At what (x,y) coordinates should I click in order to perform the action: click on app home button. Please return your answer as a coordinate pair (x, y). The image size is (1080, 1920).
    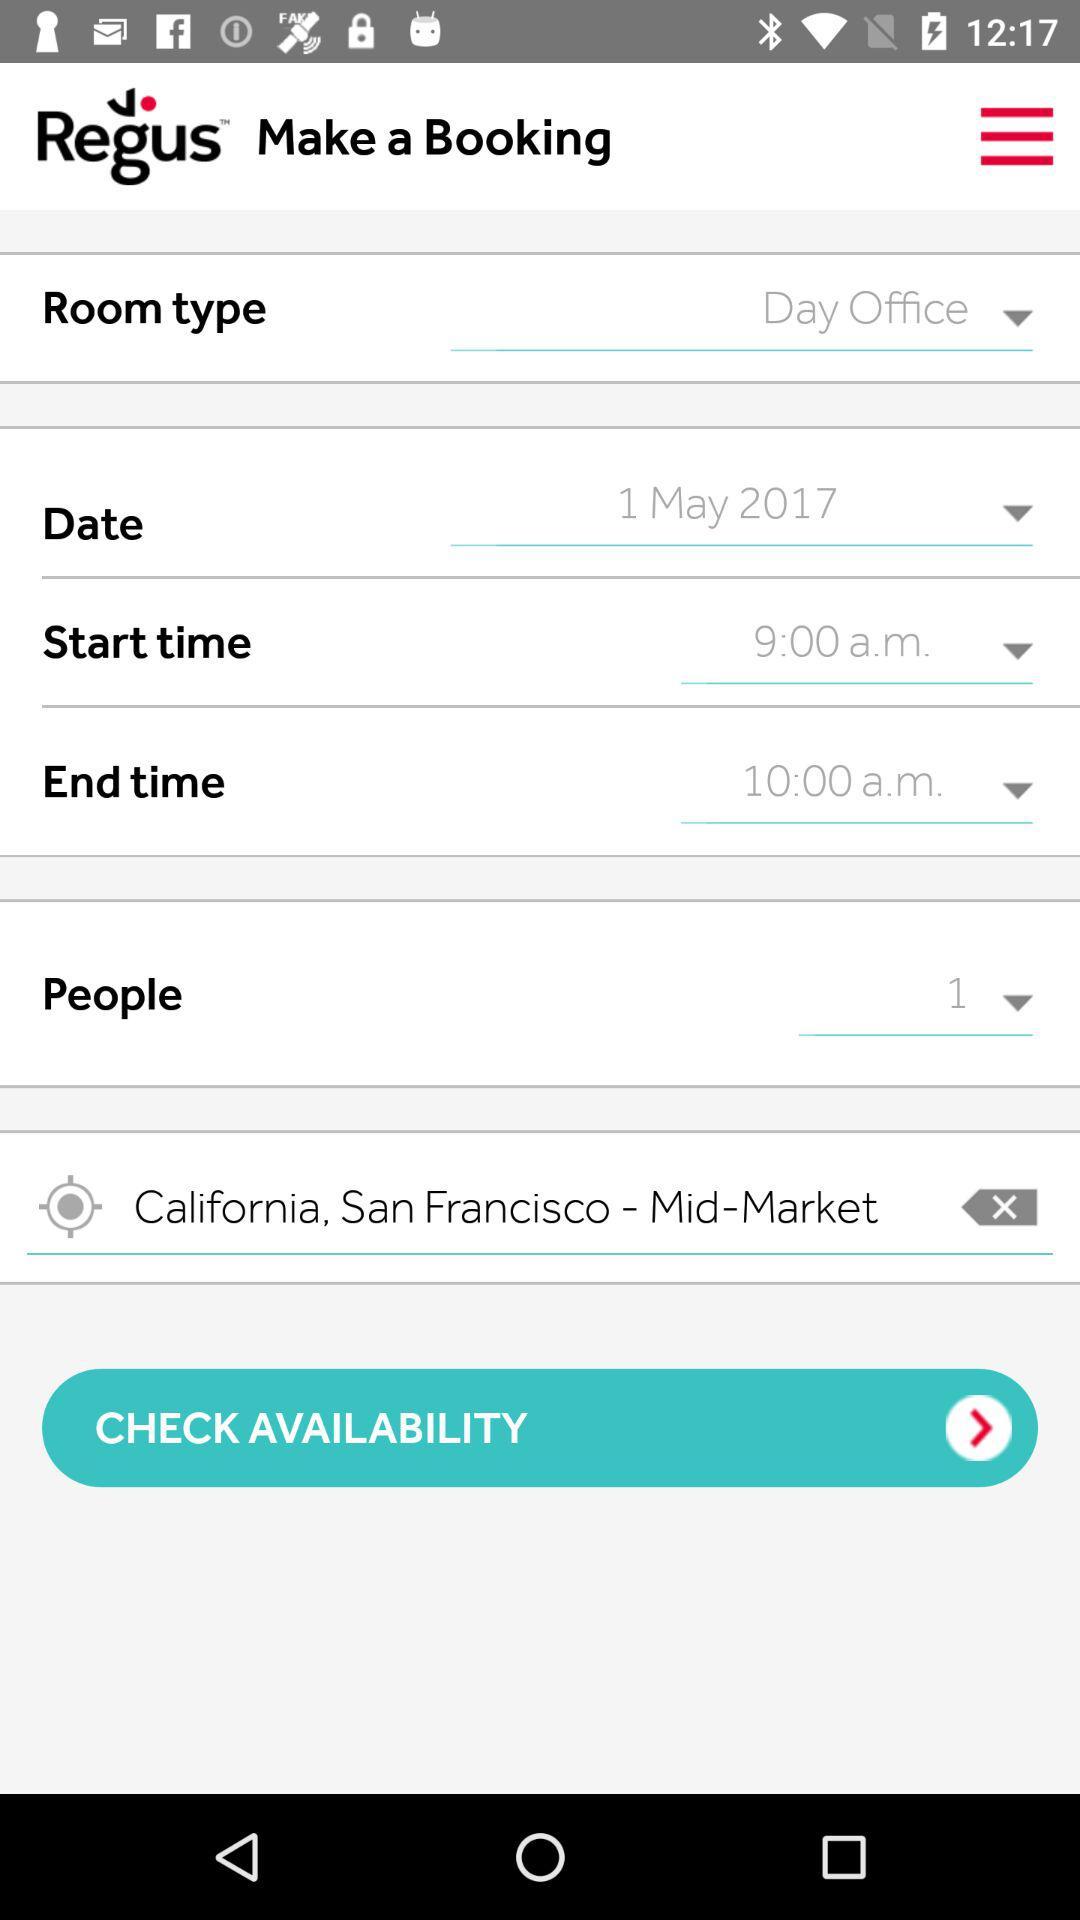
    Looking at the image, I should click on (114, 135).